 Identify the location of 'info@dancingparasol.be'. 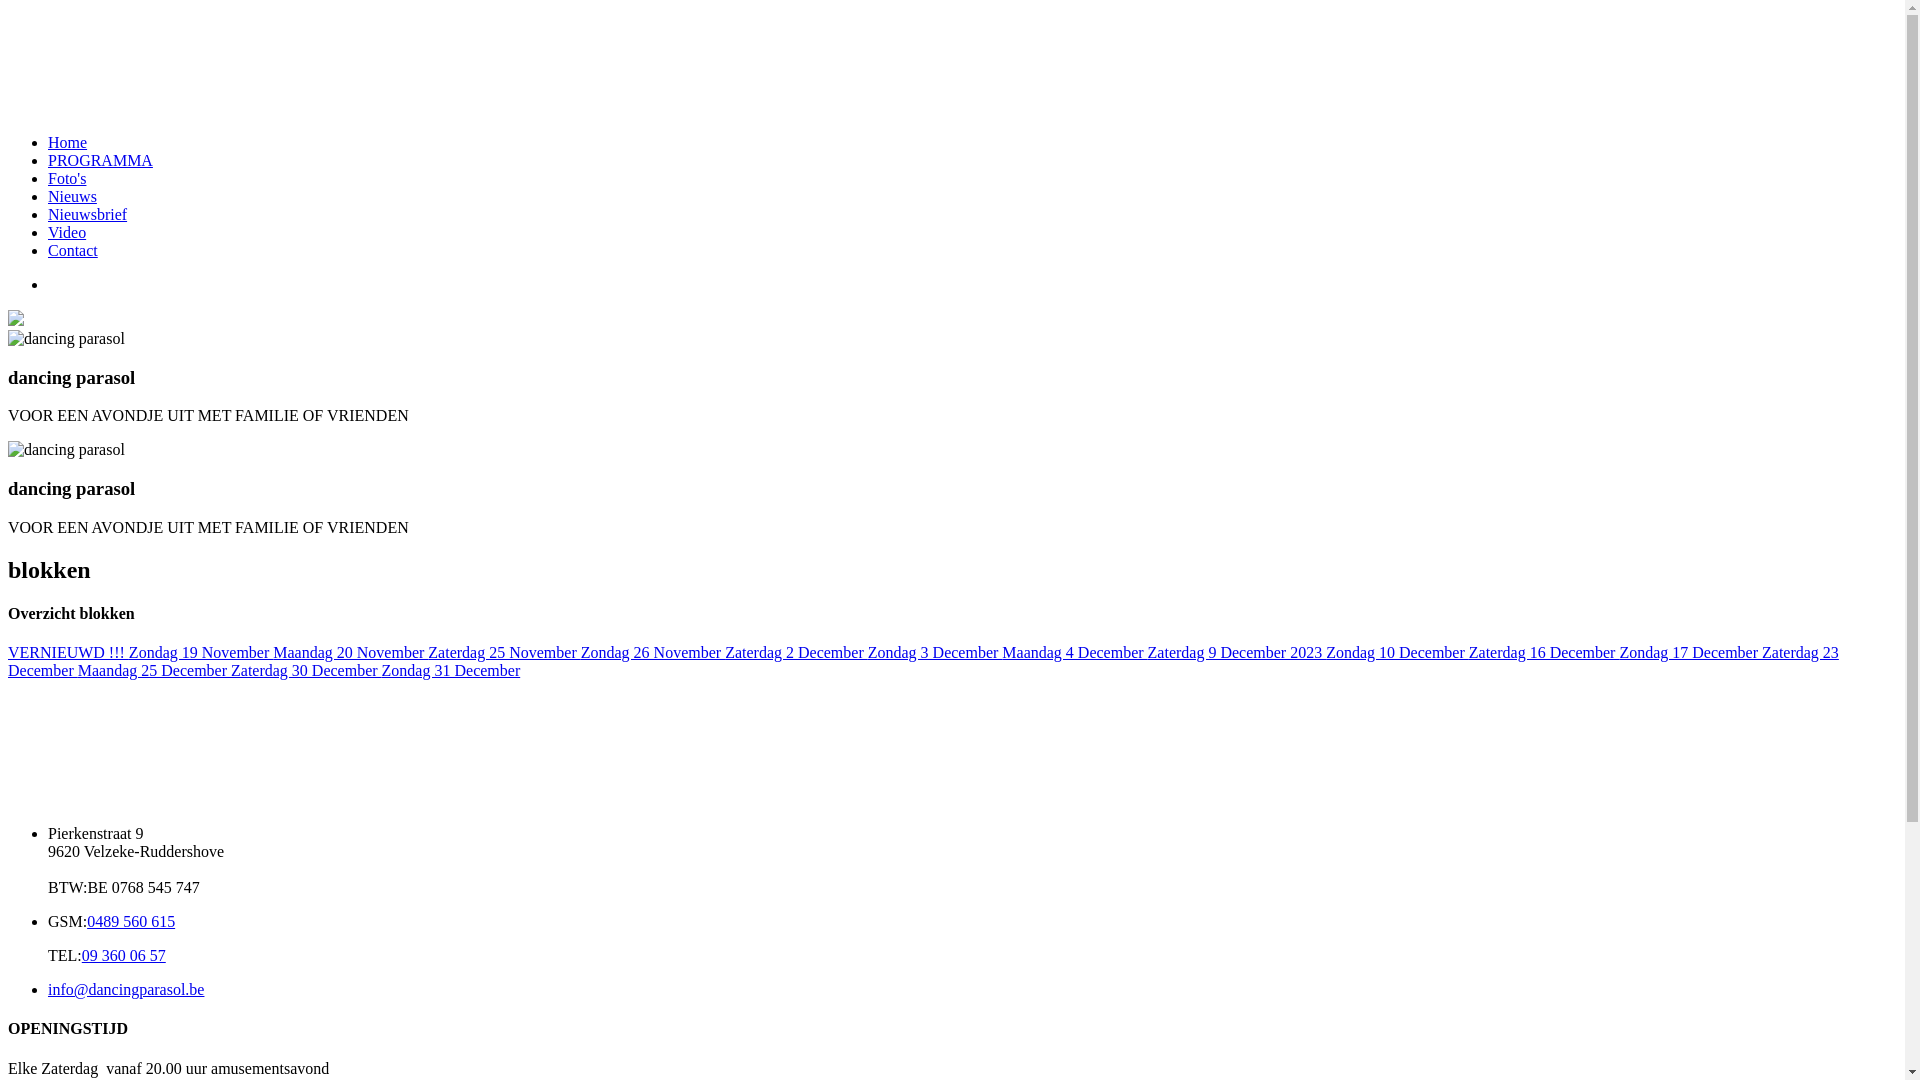
(124, 988).